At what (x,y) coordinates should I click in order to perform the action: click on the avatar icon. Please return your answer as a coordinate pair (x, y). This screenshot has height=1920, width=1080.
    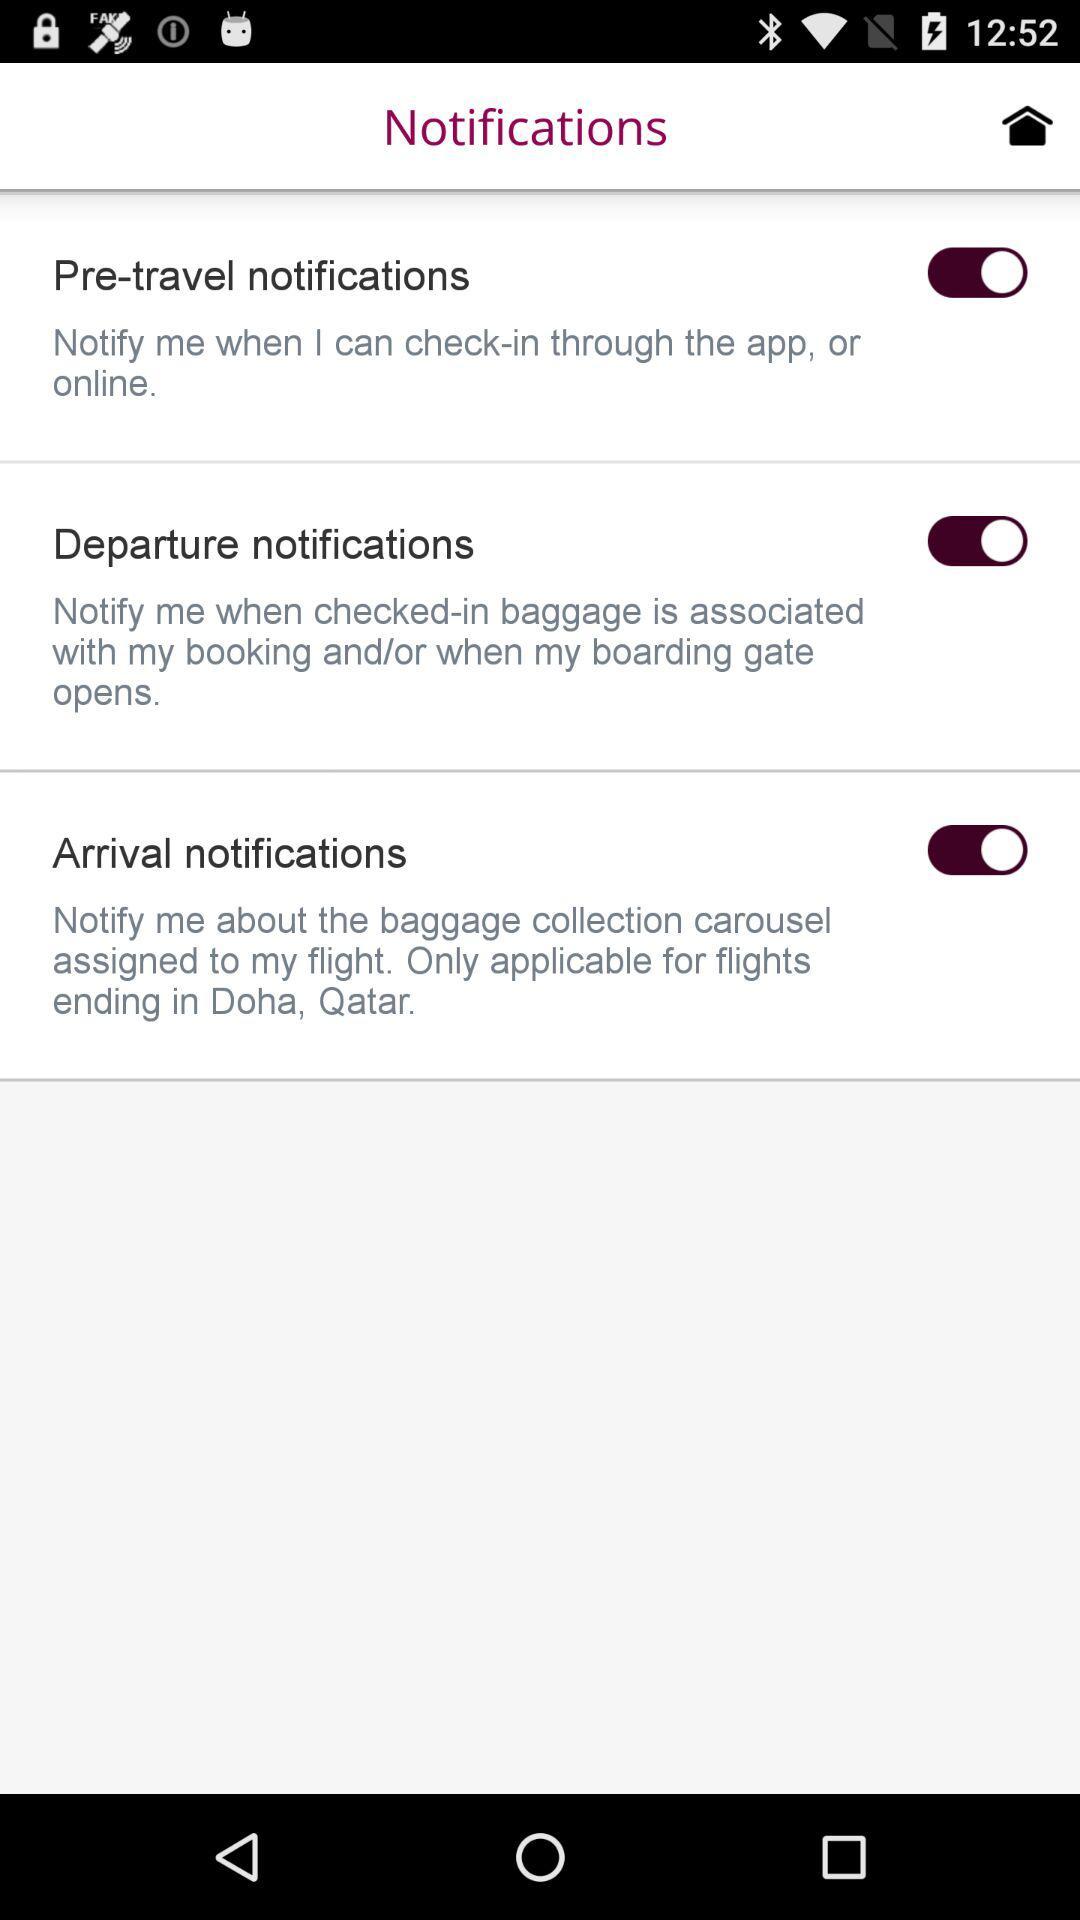
    Looking at the image, I should click on (976, 290).